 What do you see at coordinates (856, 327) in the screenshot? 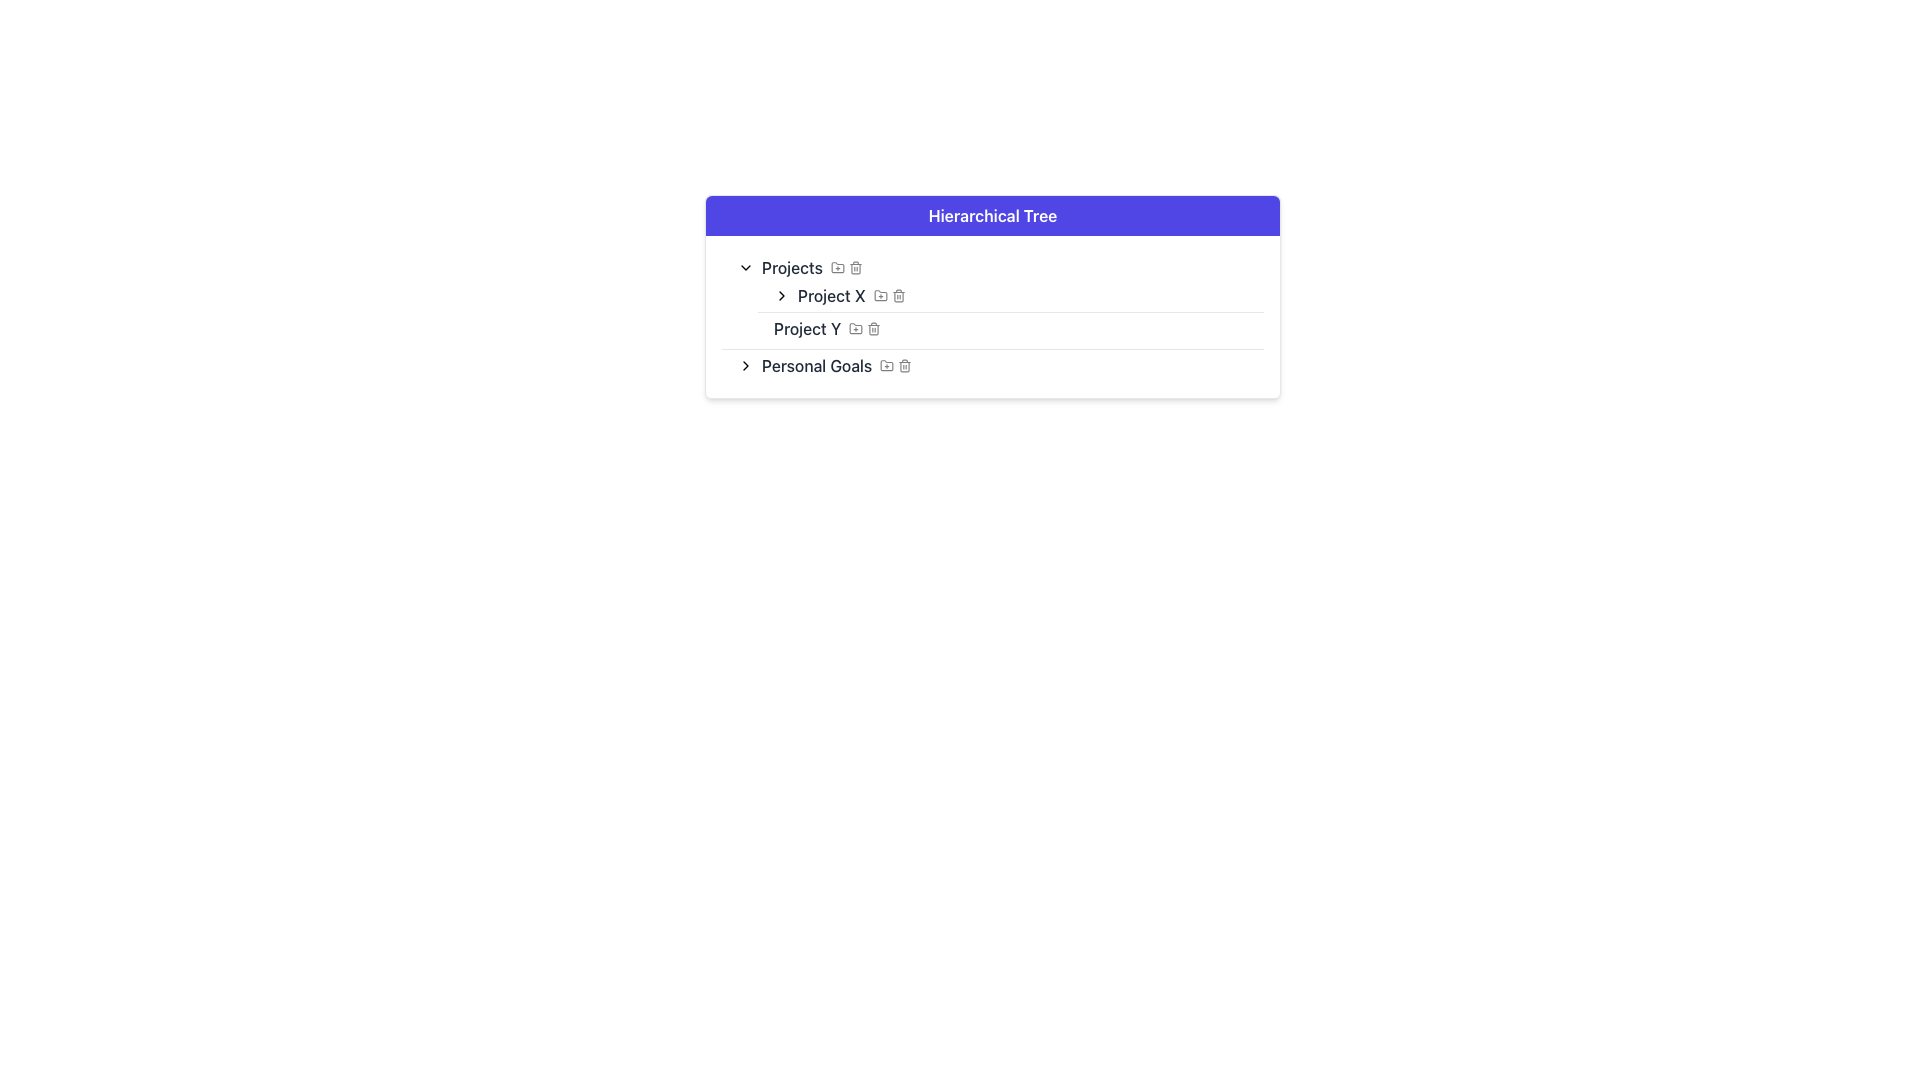
I see `the folder icon with a plus sign located in the second position of the icon group under 'Project Y' in the 'Hierarchical Tree' section` at bounding box center [856, 327].